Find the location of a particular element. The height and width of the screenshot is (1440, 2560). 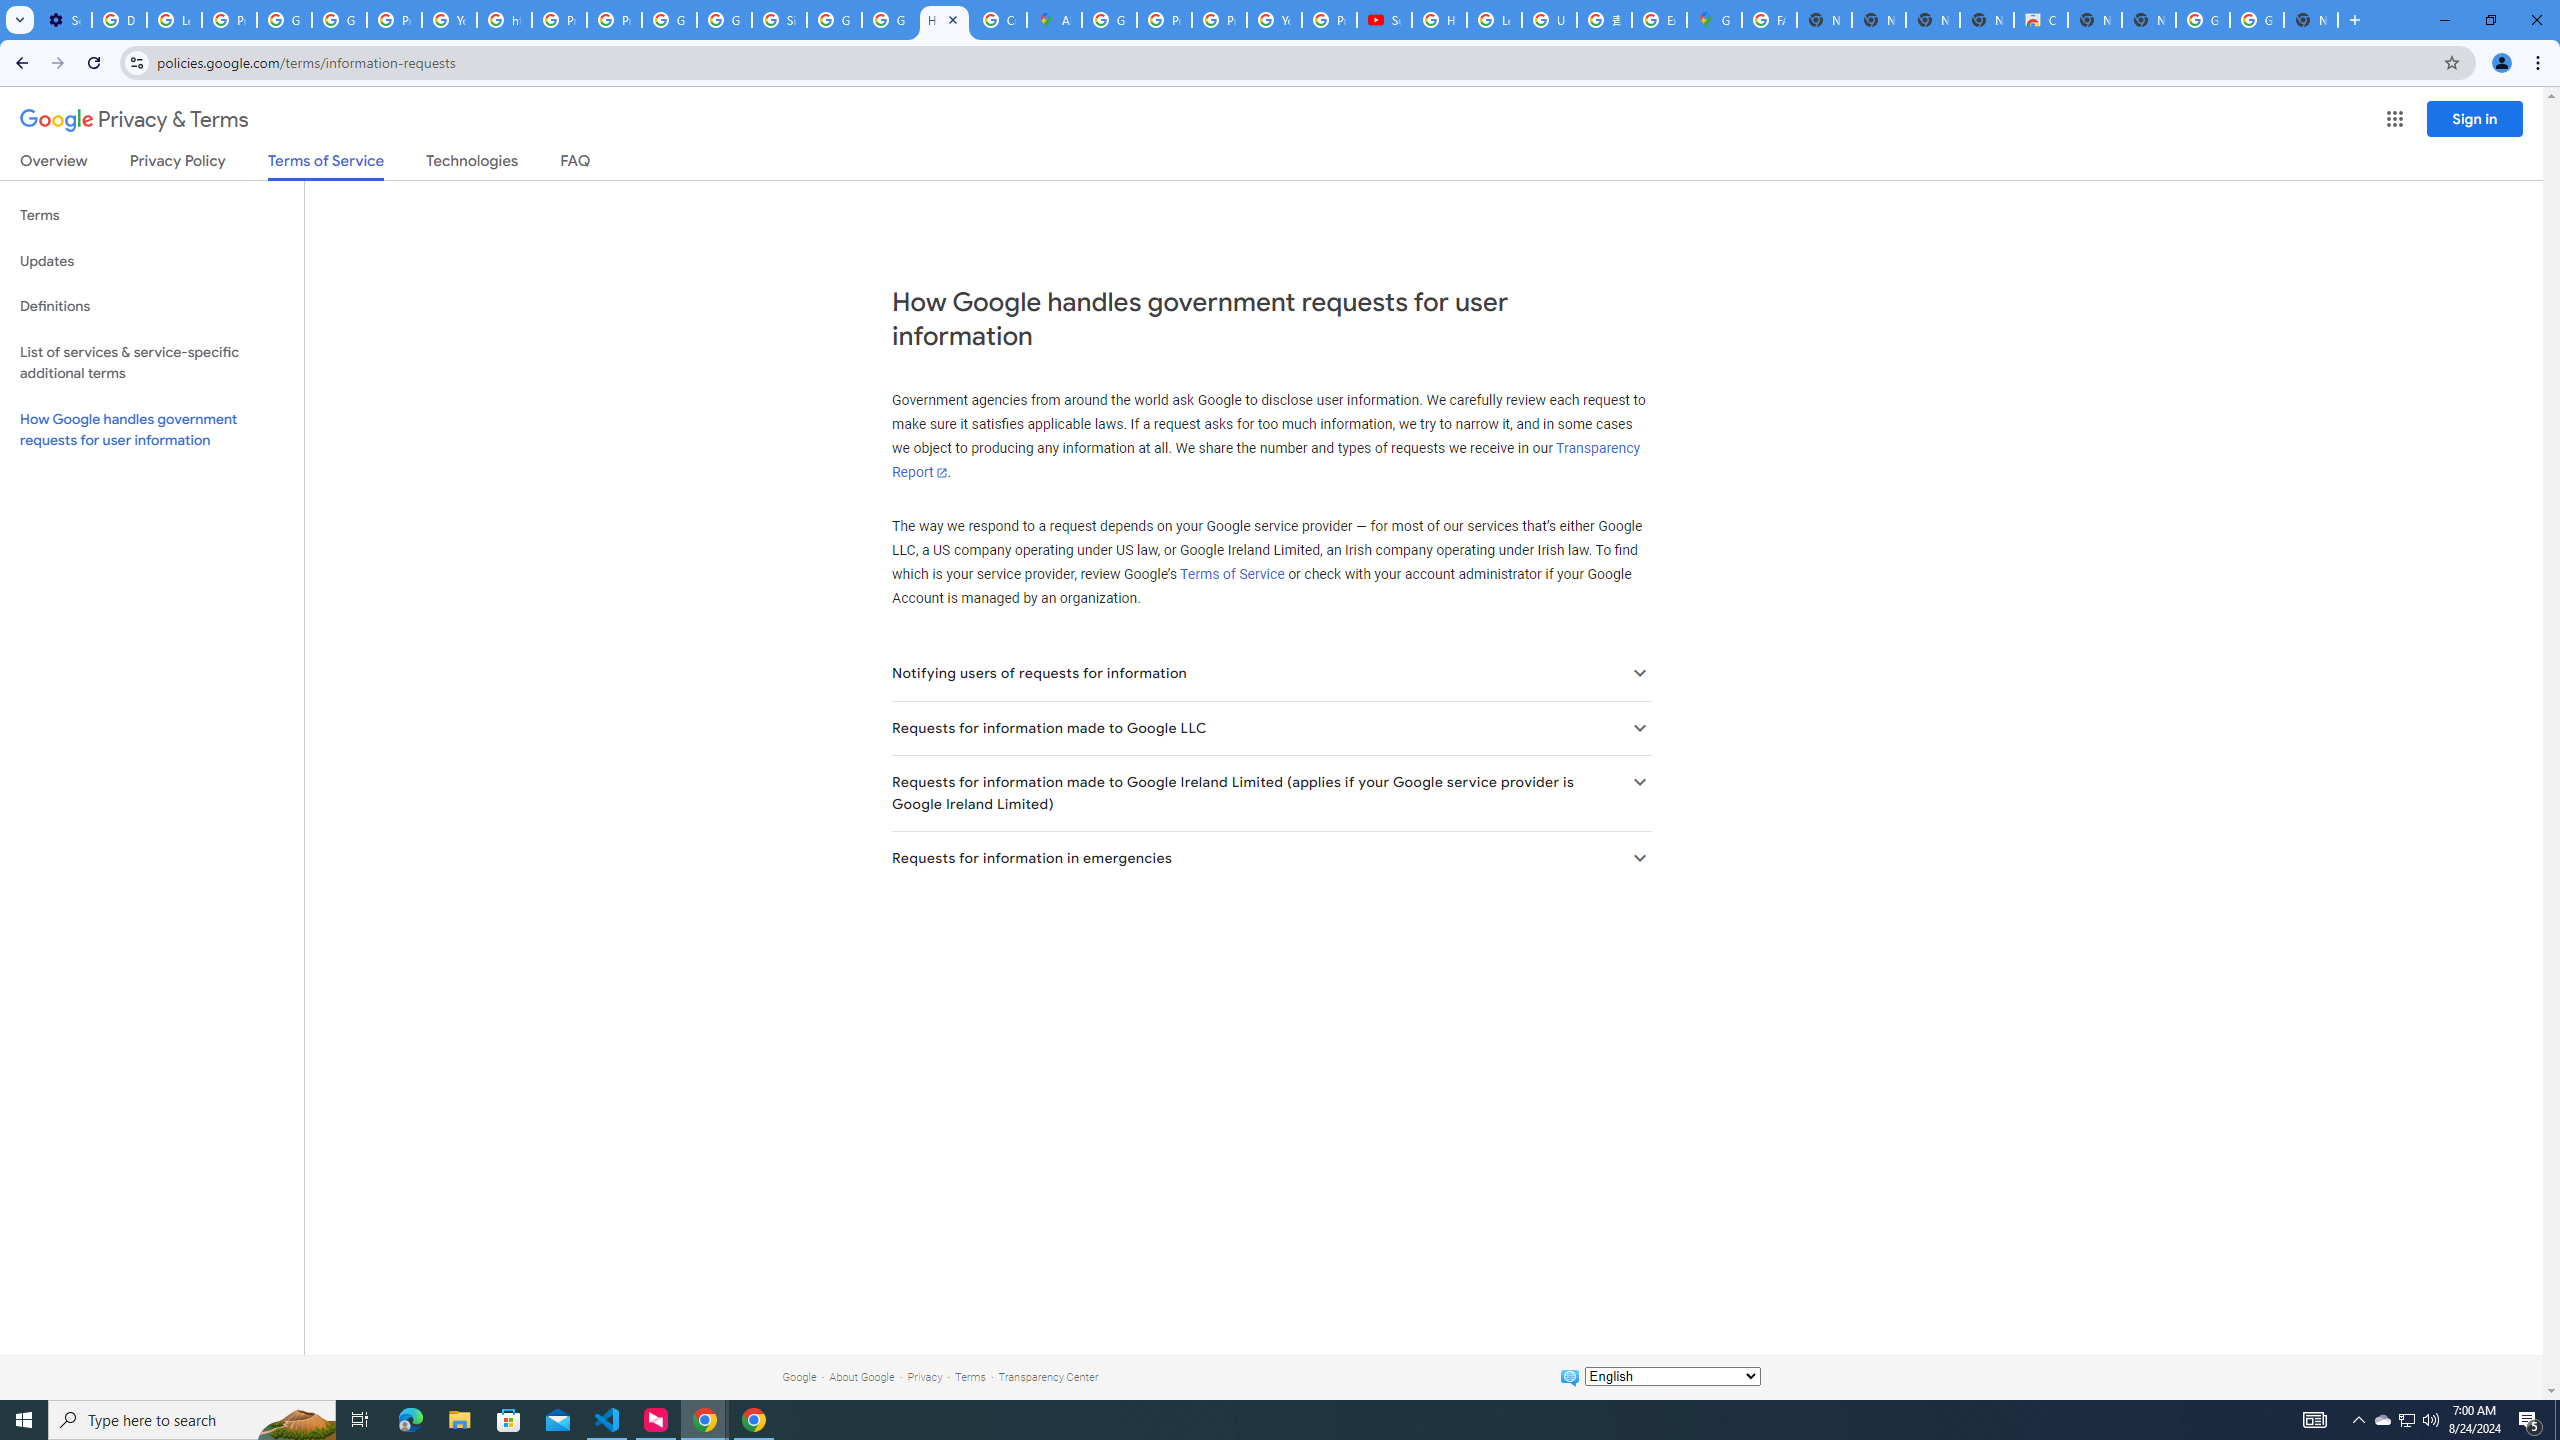

'Subscriptions - YouTube' is located at coordinates (1383, 19).